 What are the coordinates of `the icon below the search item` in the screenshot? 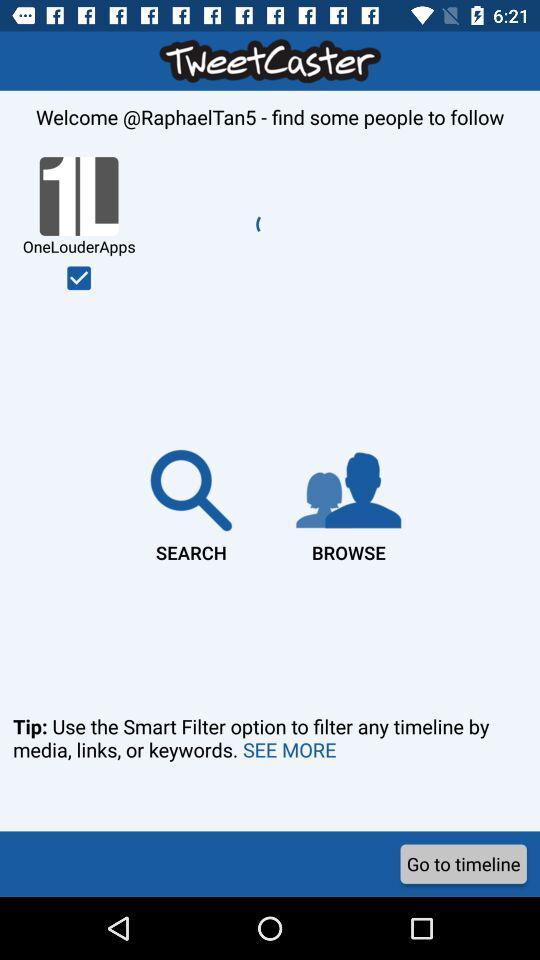 It's located at (270, 764).